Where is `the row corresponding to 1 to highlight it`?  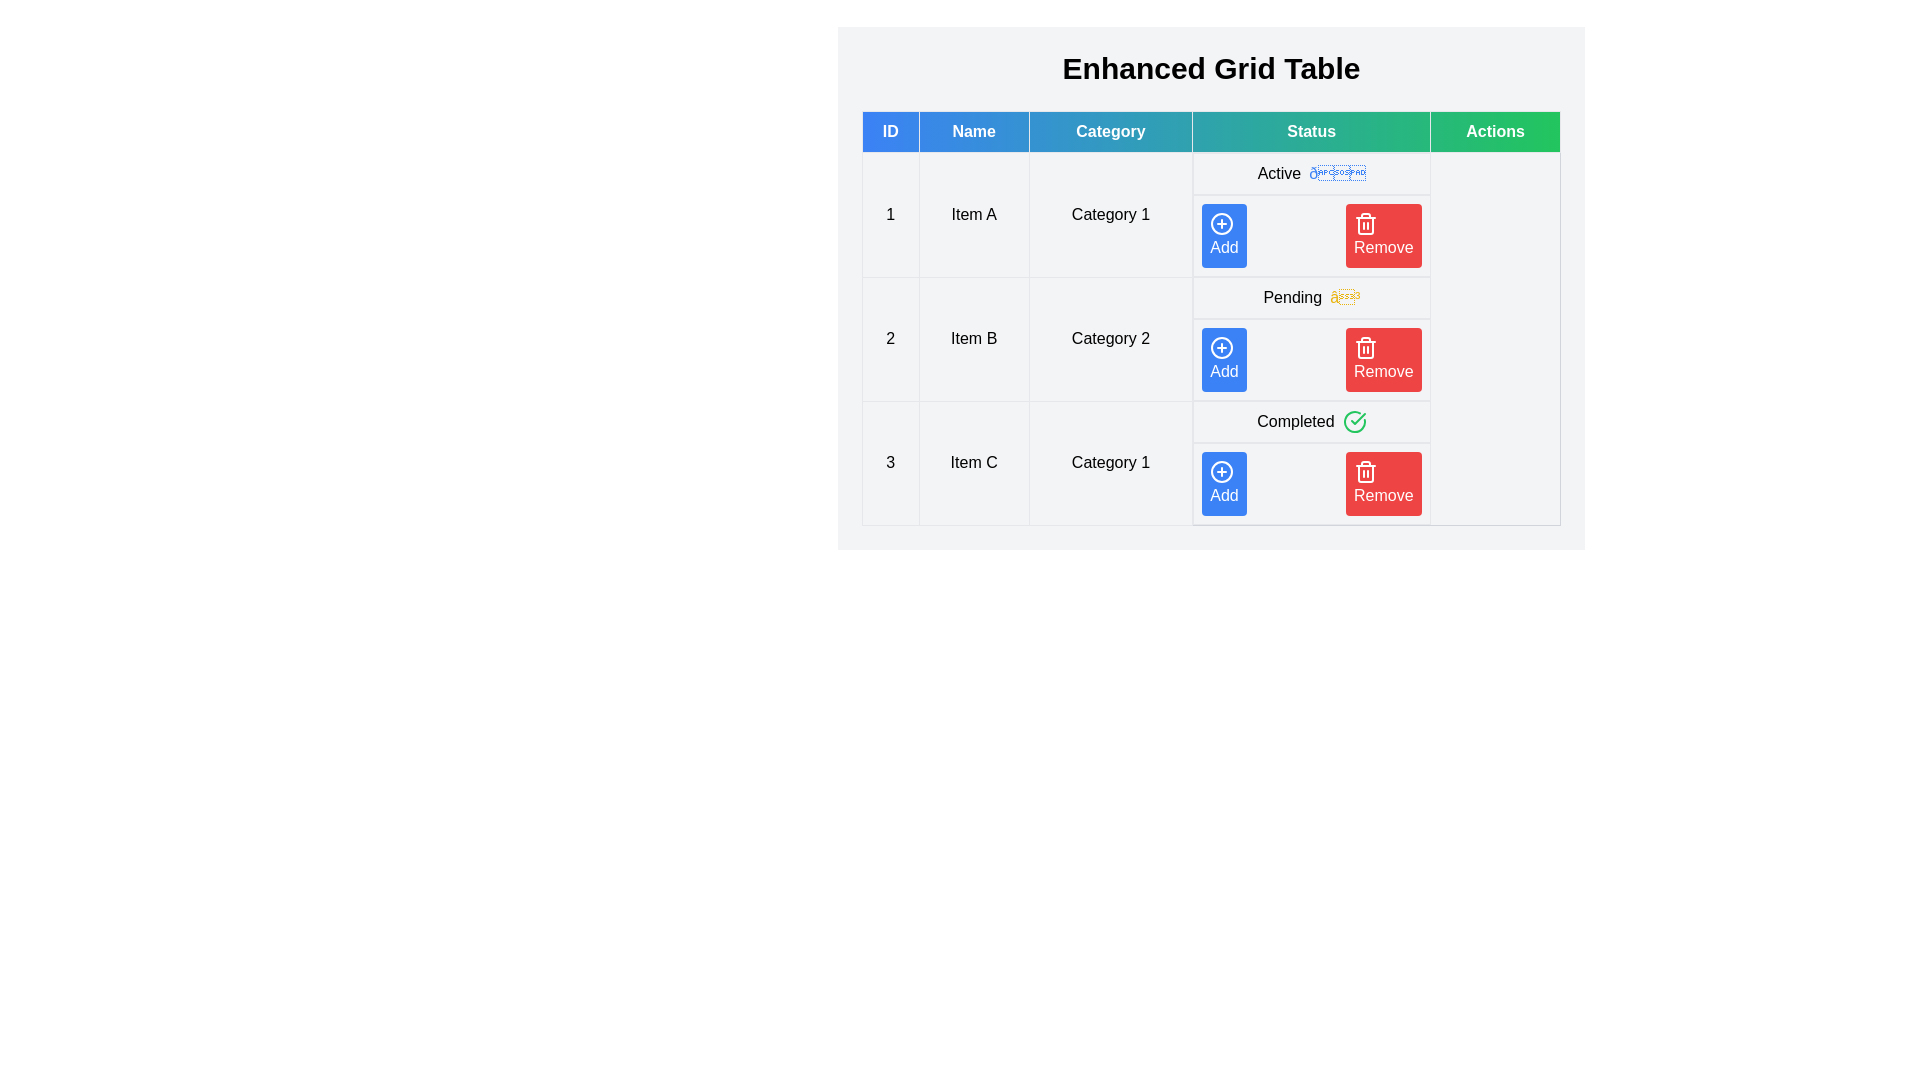
the row corresponding to 1 to highlight it is located at coordinates (1210, 214).